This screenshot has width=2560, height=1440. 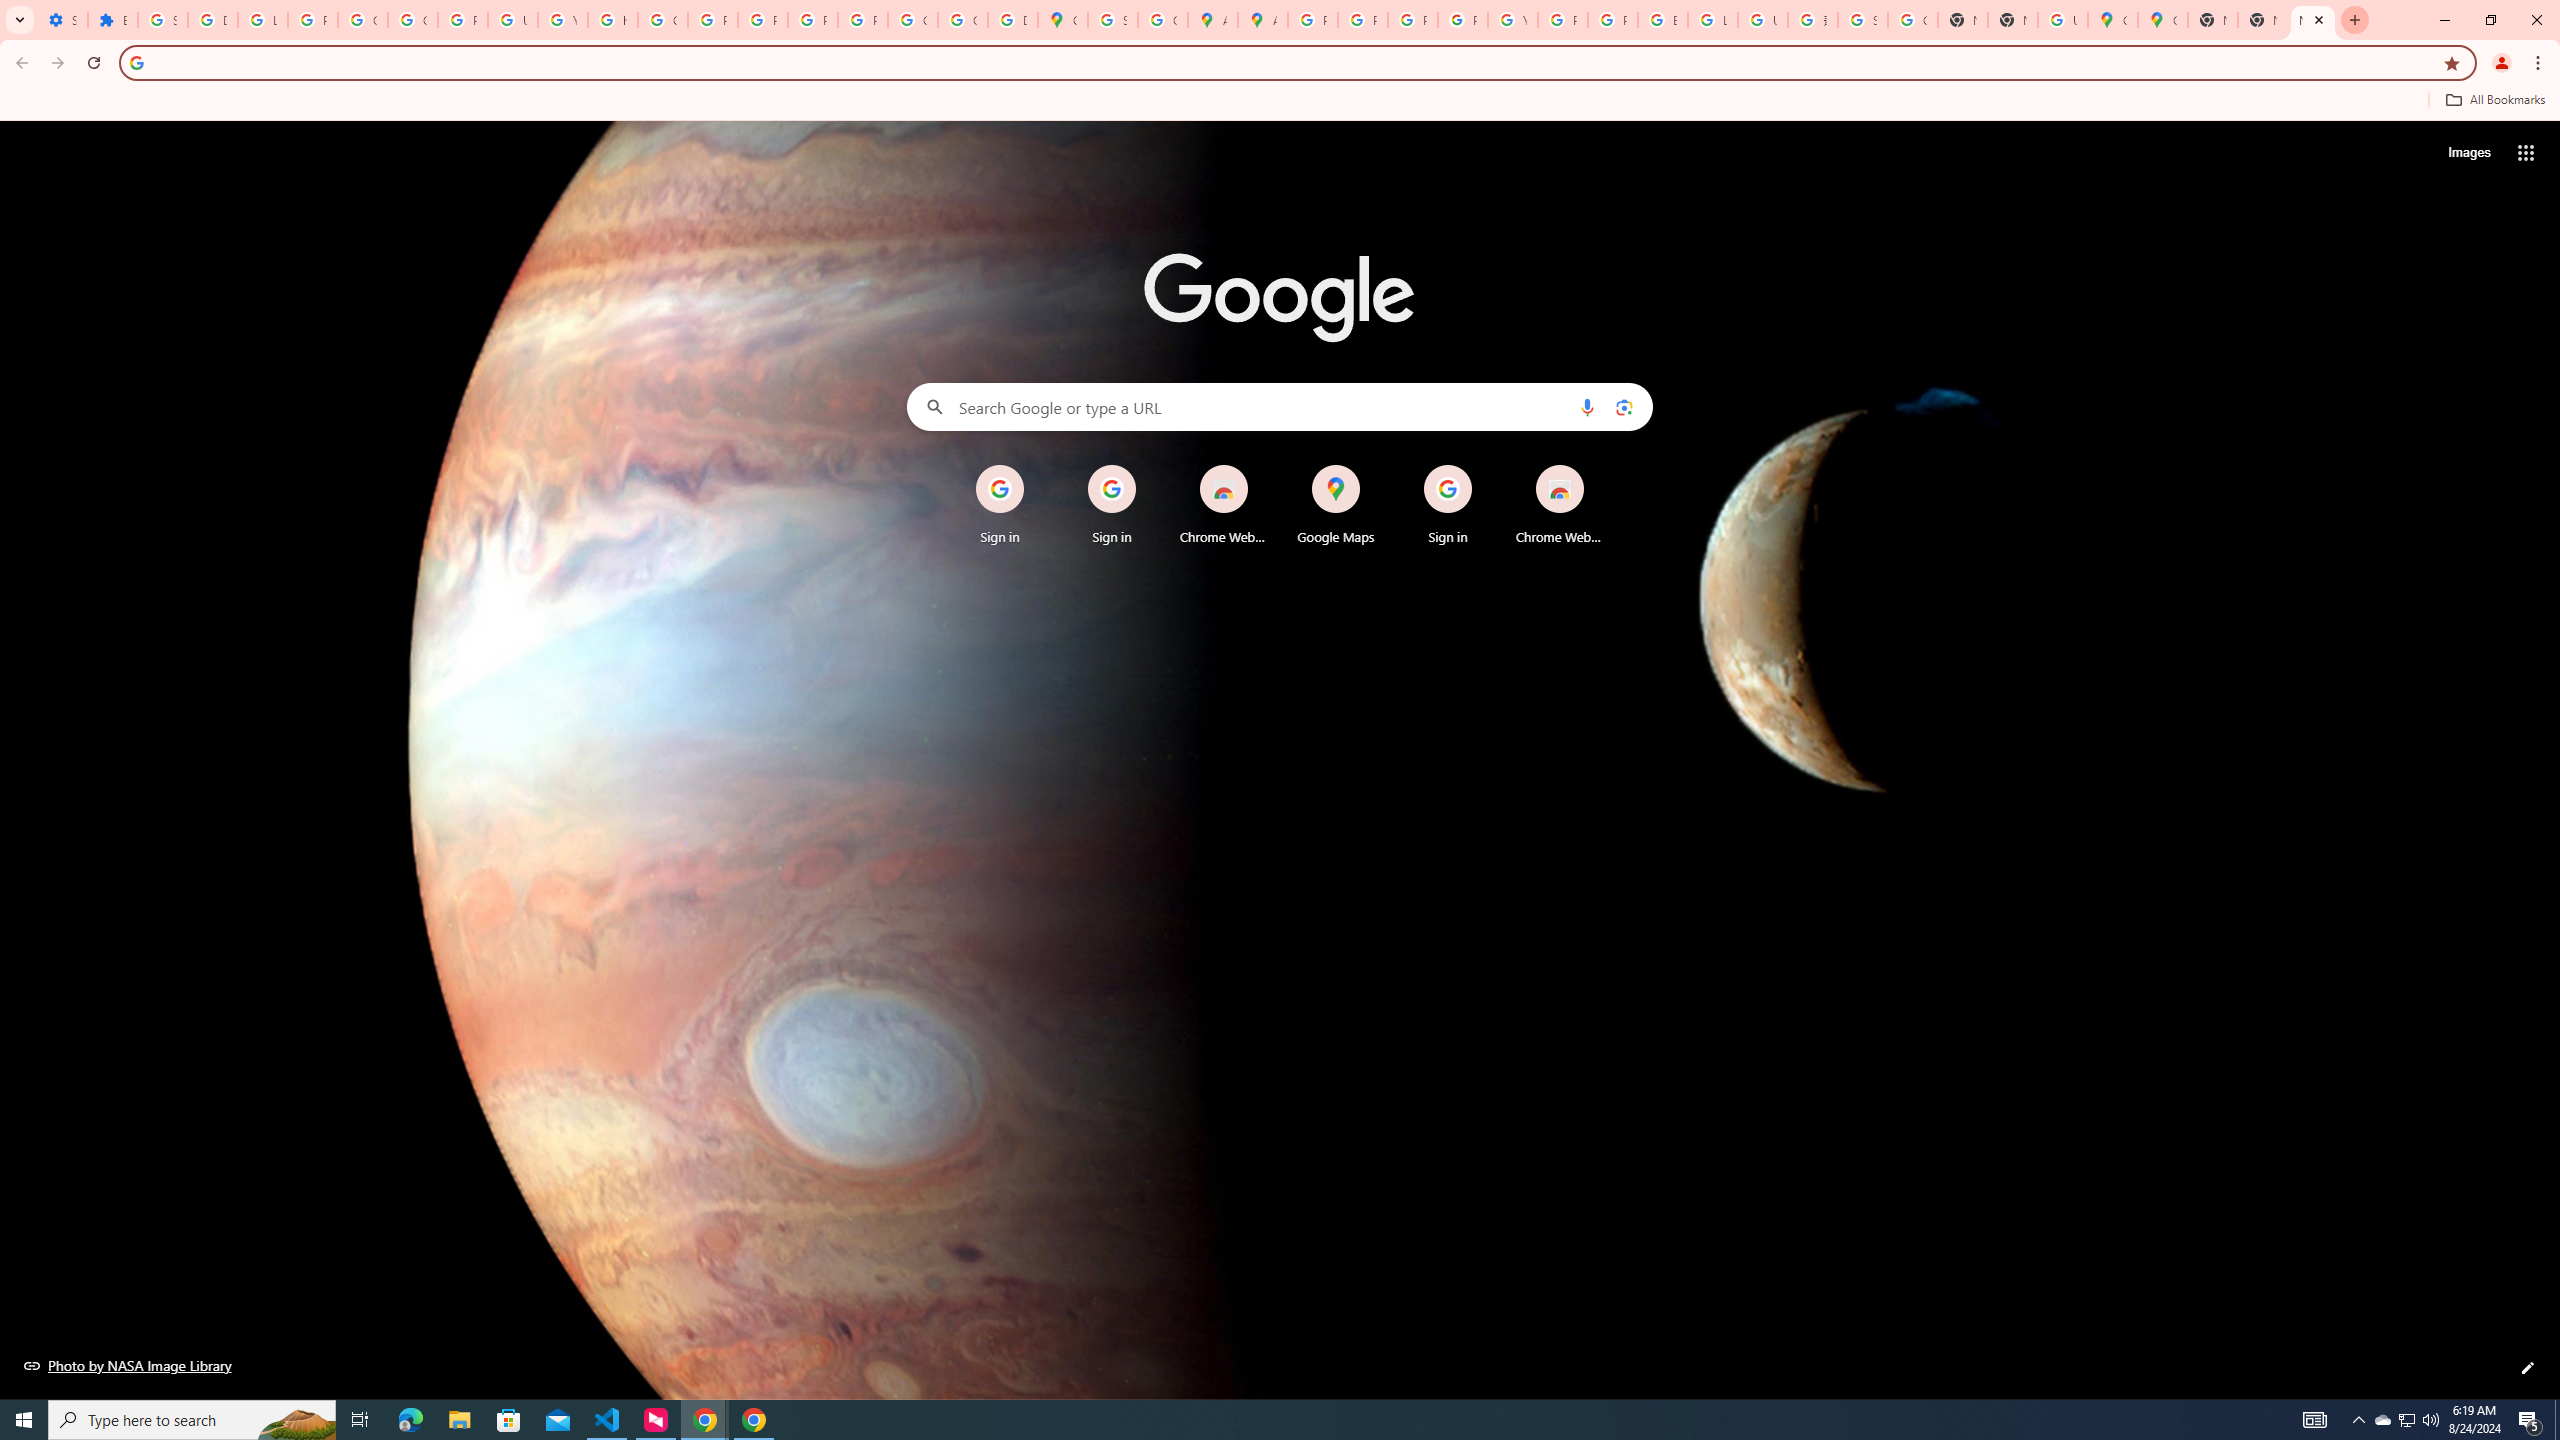 I want to click on 'You', so click(x=2502, y=62).